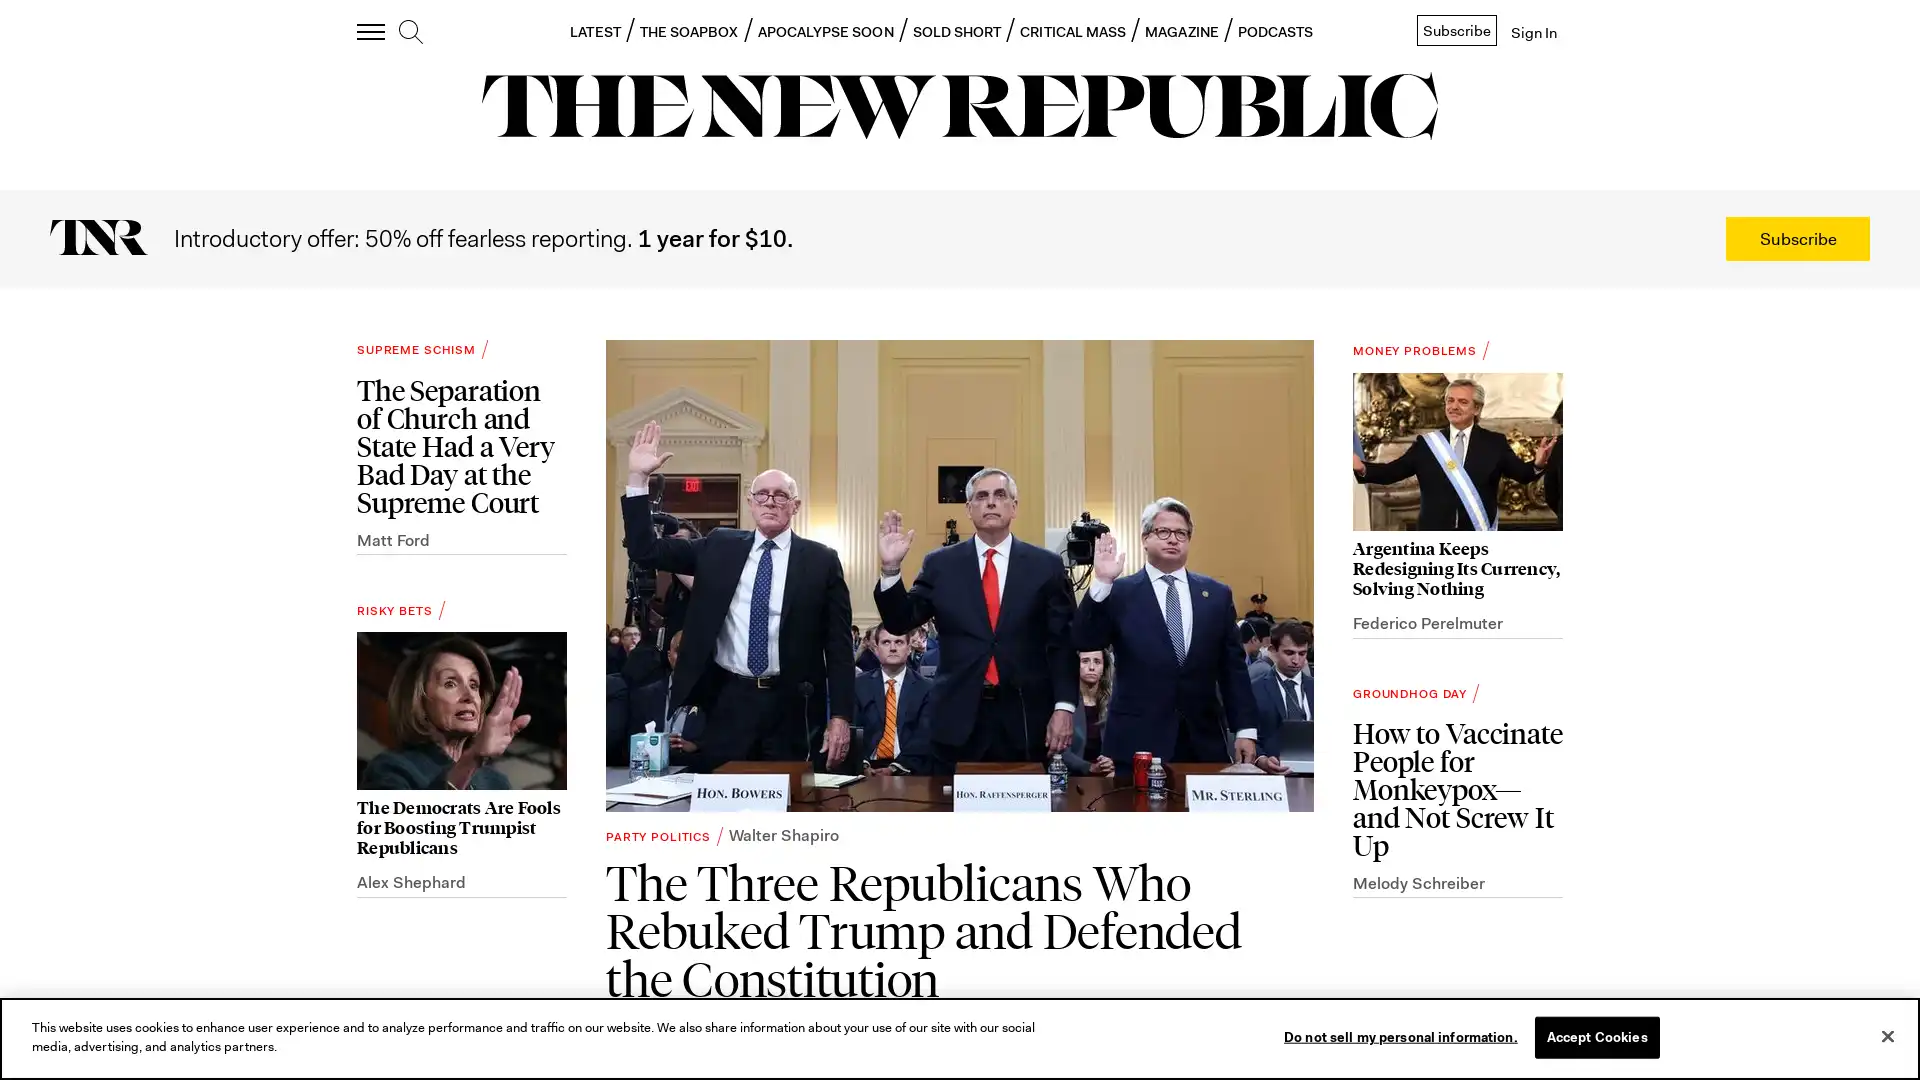 Image resolution: width=1920 pixels, height=1080 pixels. What do you see at coordinates (1399, 1036) in the screenshot?
I see `Do not sell my personal information.` at bounding box center [1399, 1036].